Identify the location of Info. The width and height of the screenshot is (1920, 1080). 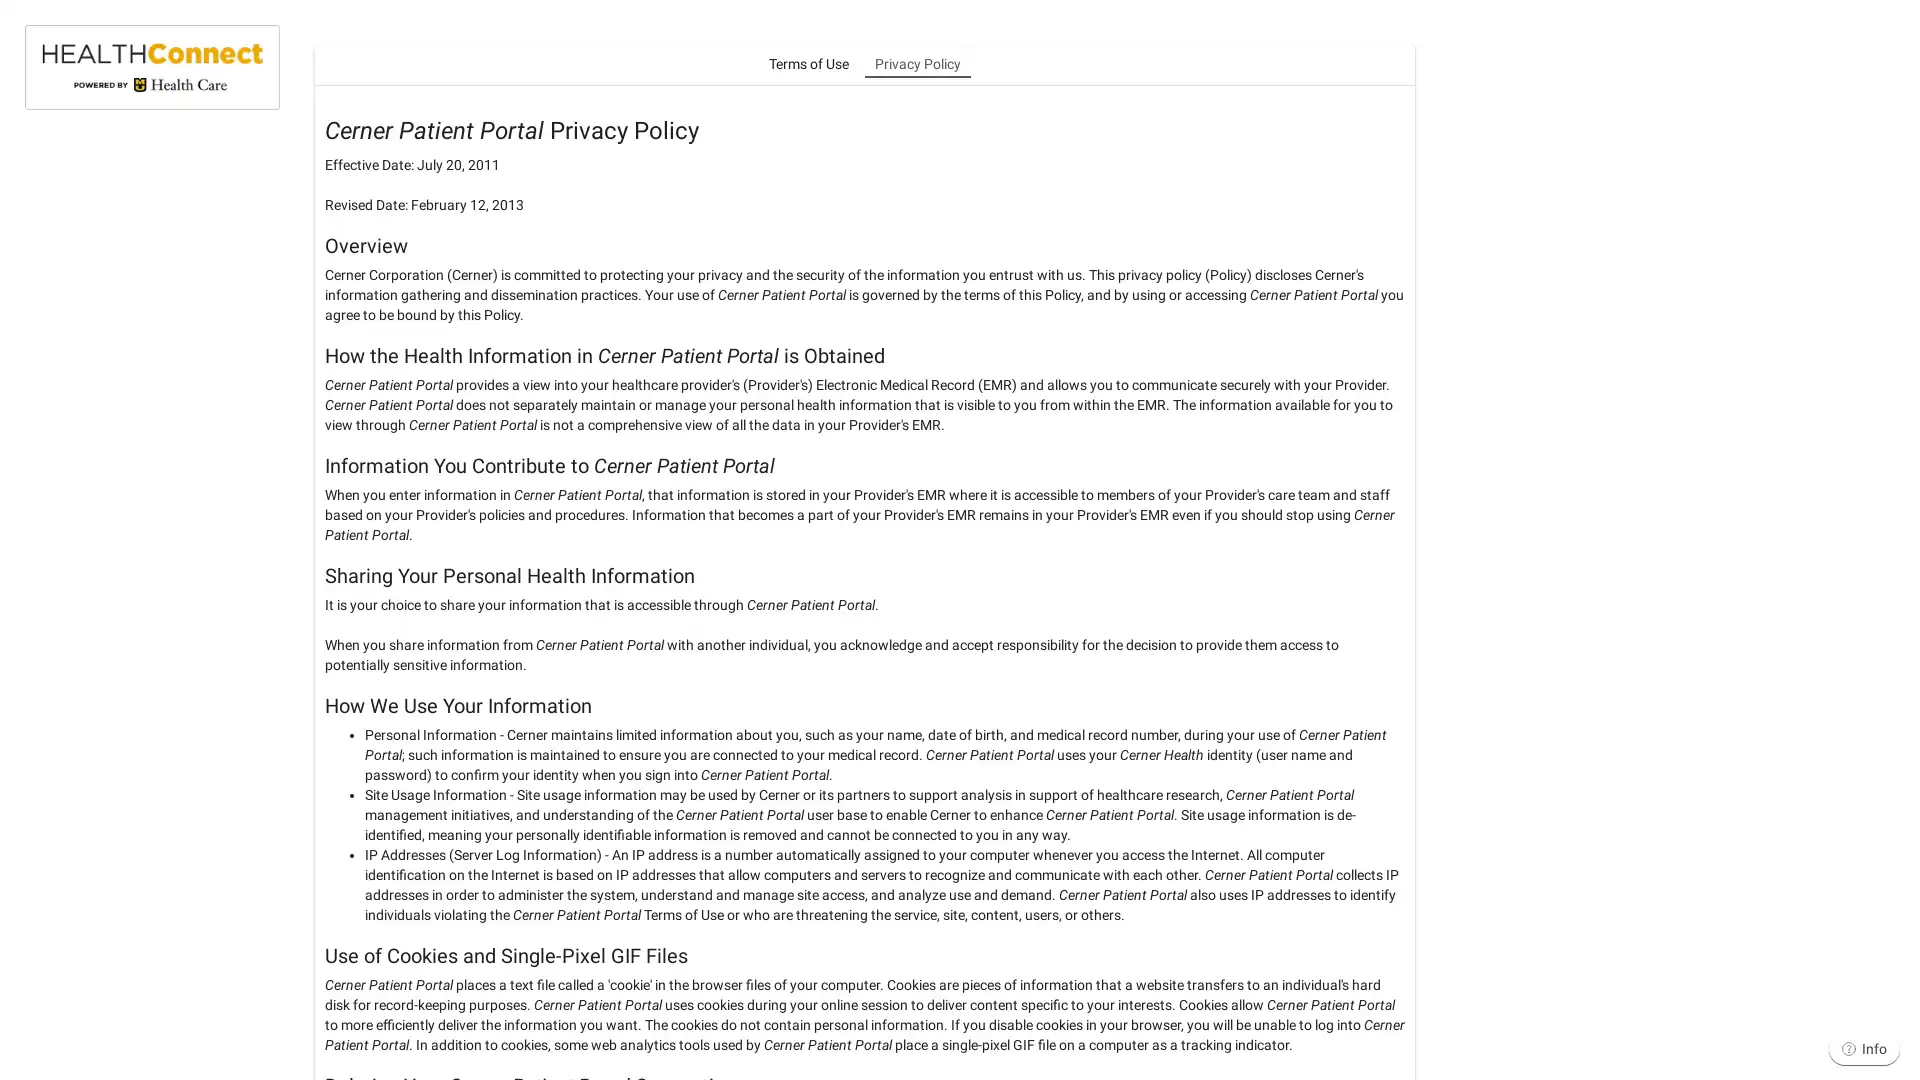
(1863, 1048).